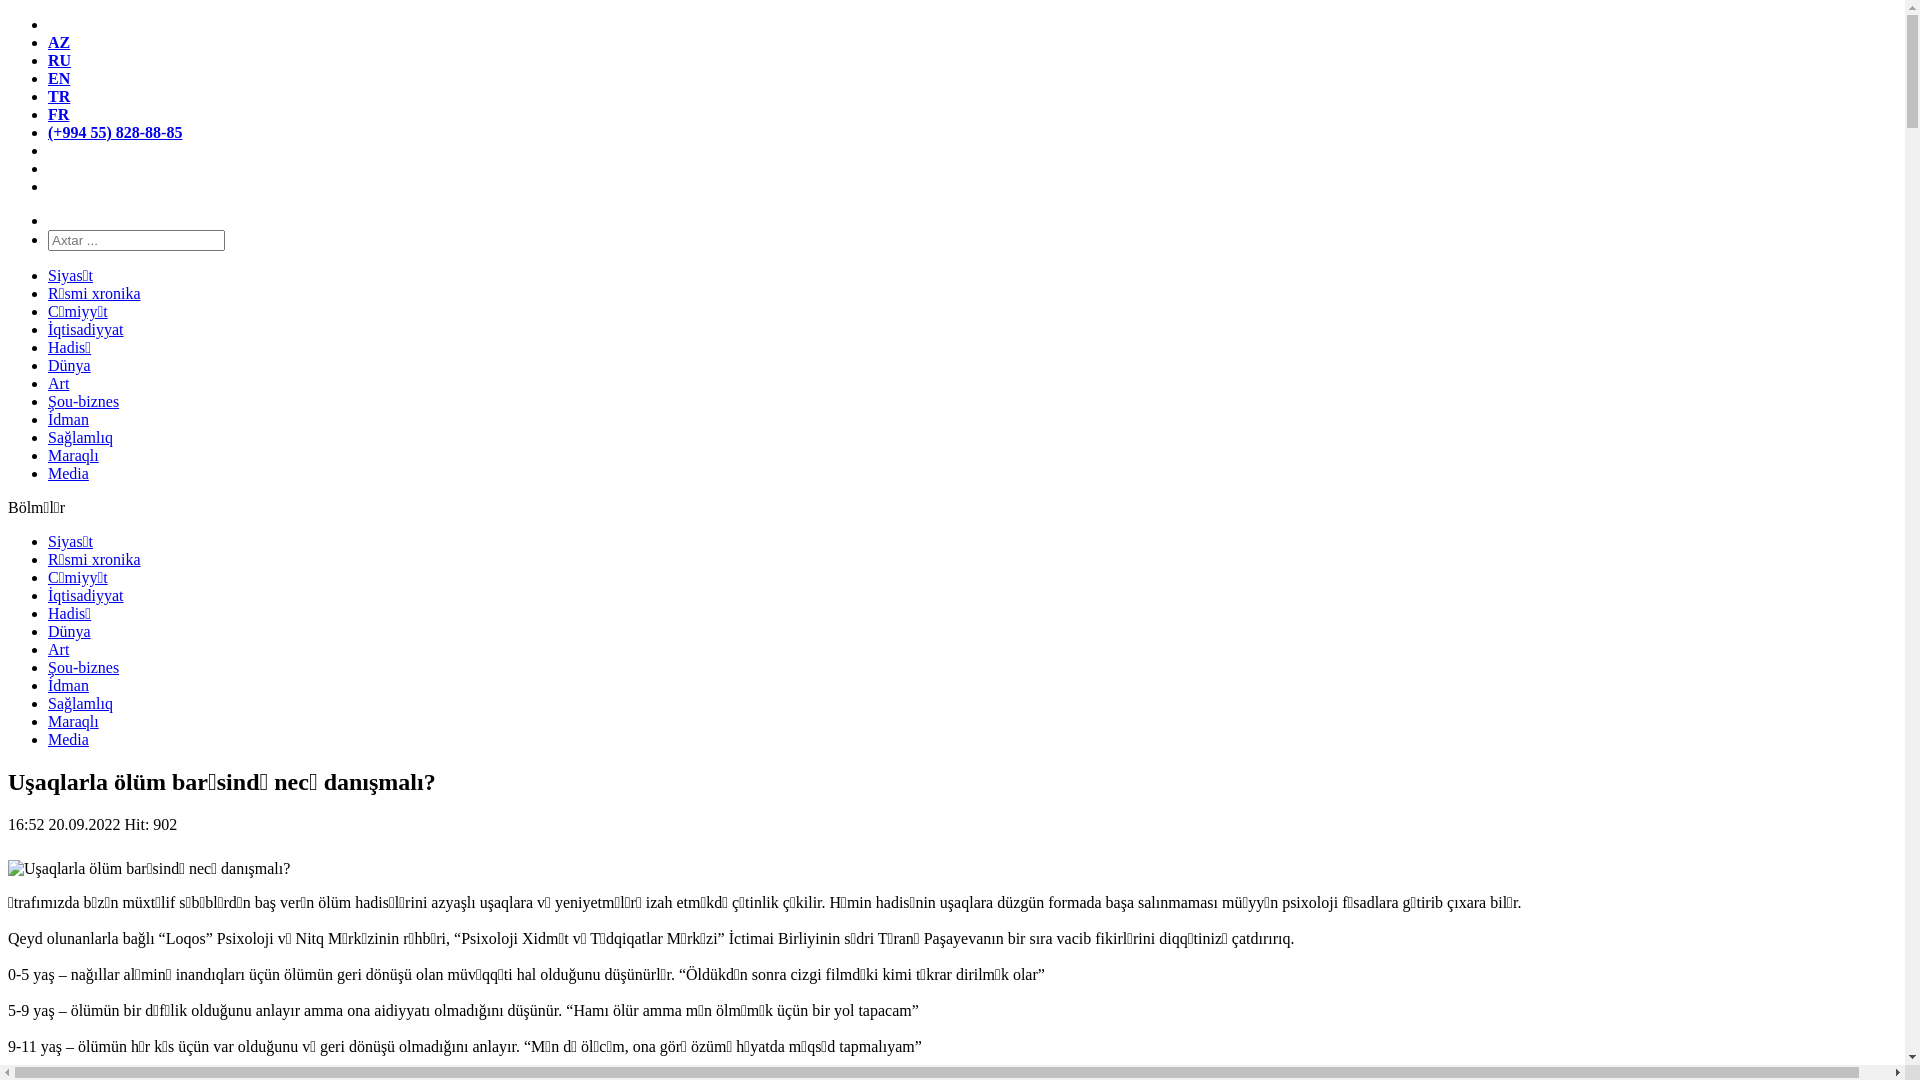 This screenshot has width=1920, height=1080. What do you see at coordinates (48, 42) in the screenshot?
I see `'AZ'` at bounding box center [48, 42].